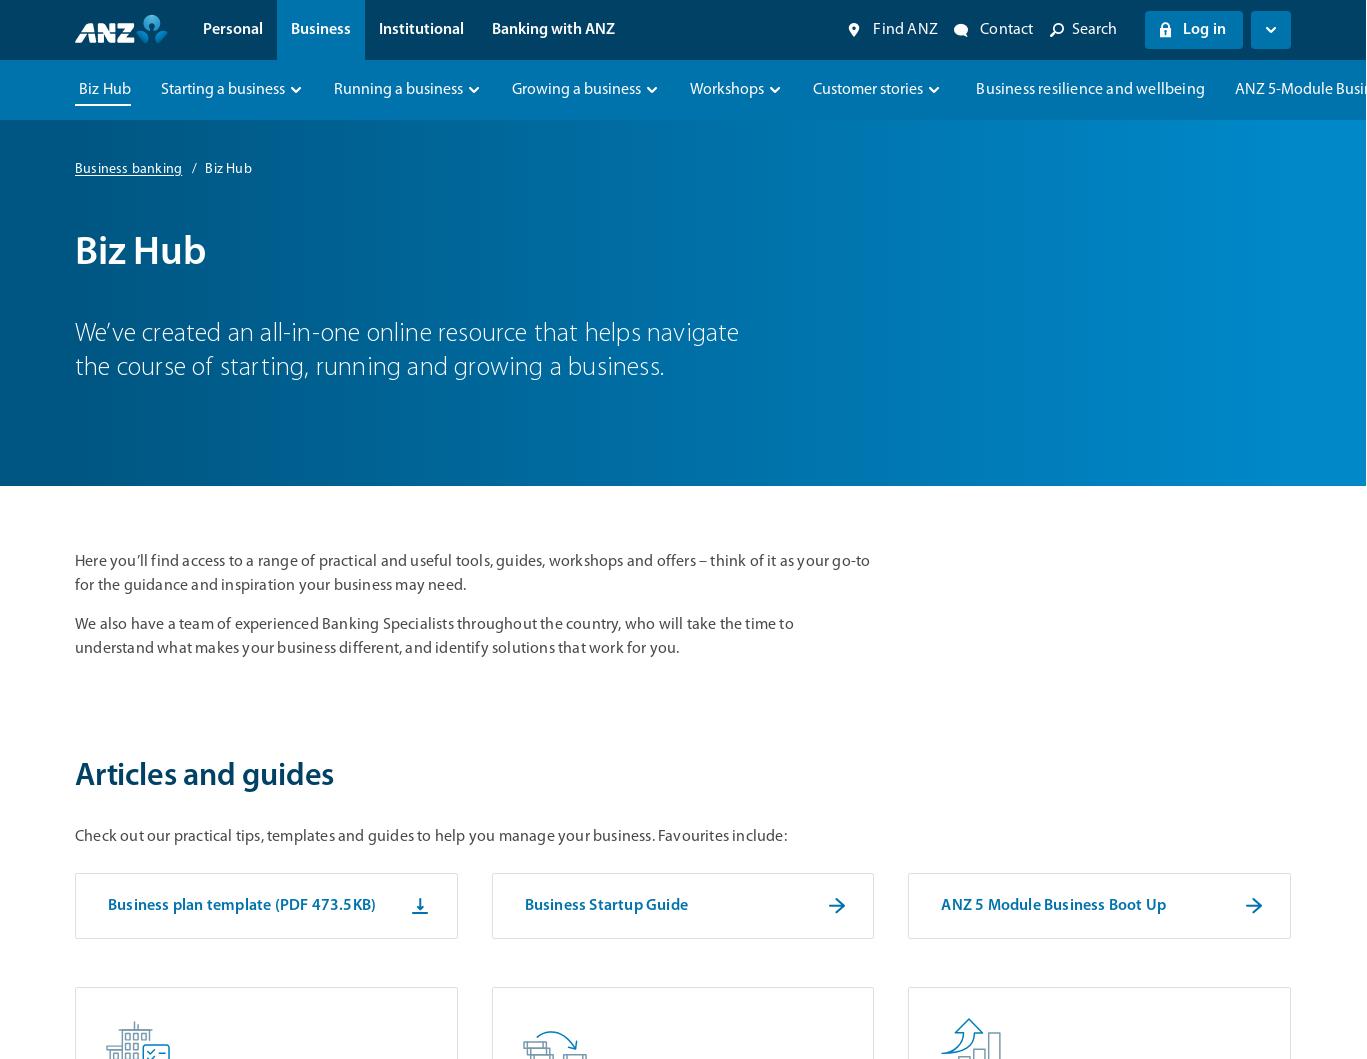 The height and width of the screenshot is (1059, 1367). I want to click on 'Transaction banking', so click(293, 219).